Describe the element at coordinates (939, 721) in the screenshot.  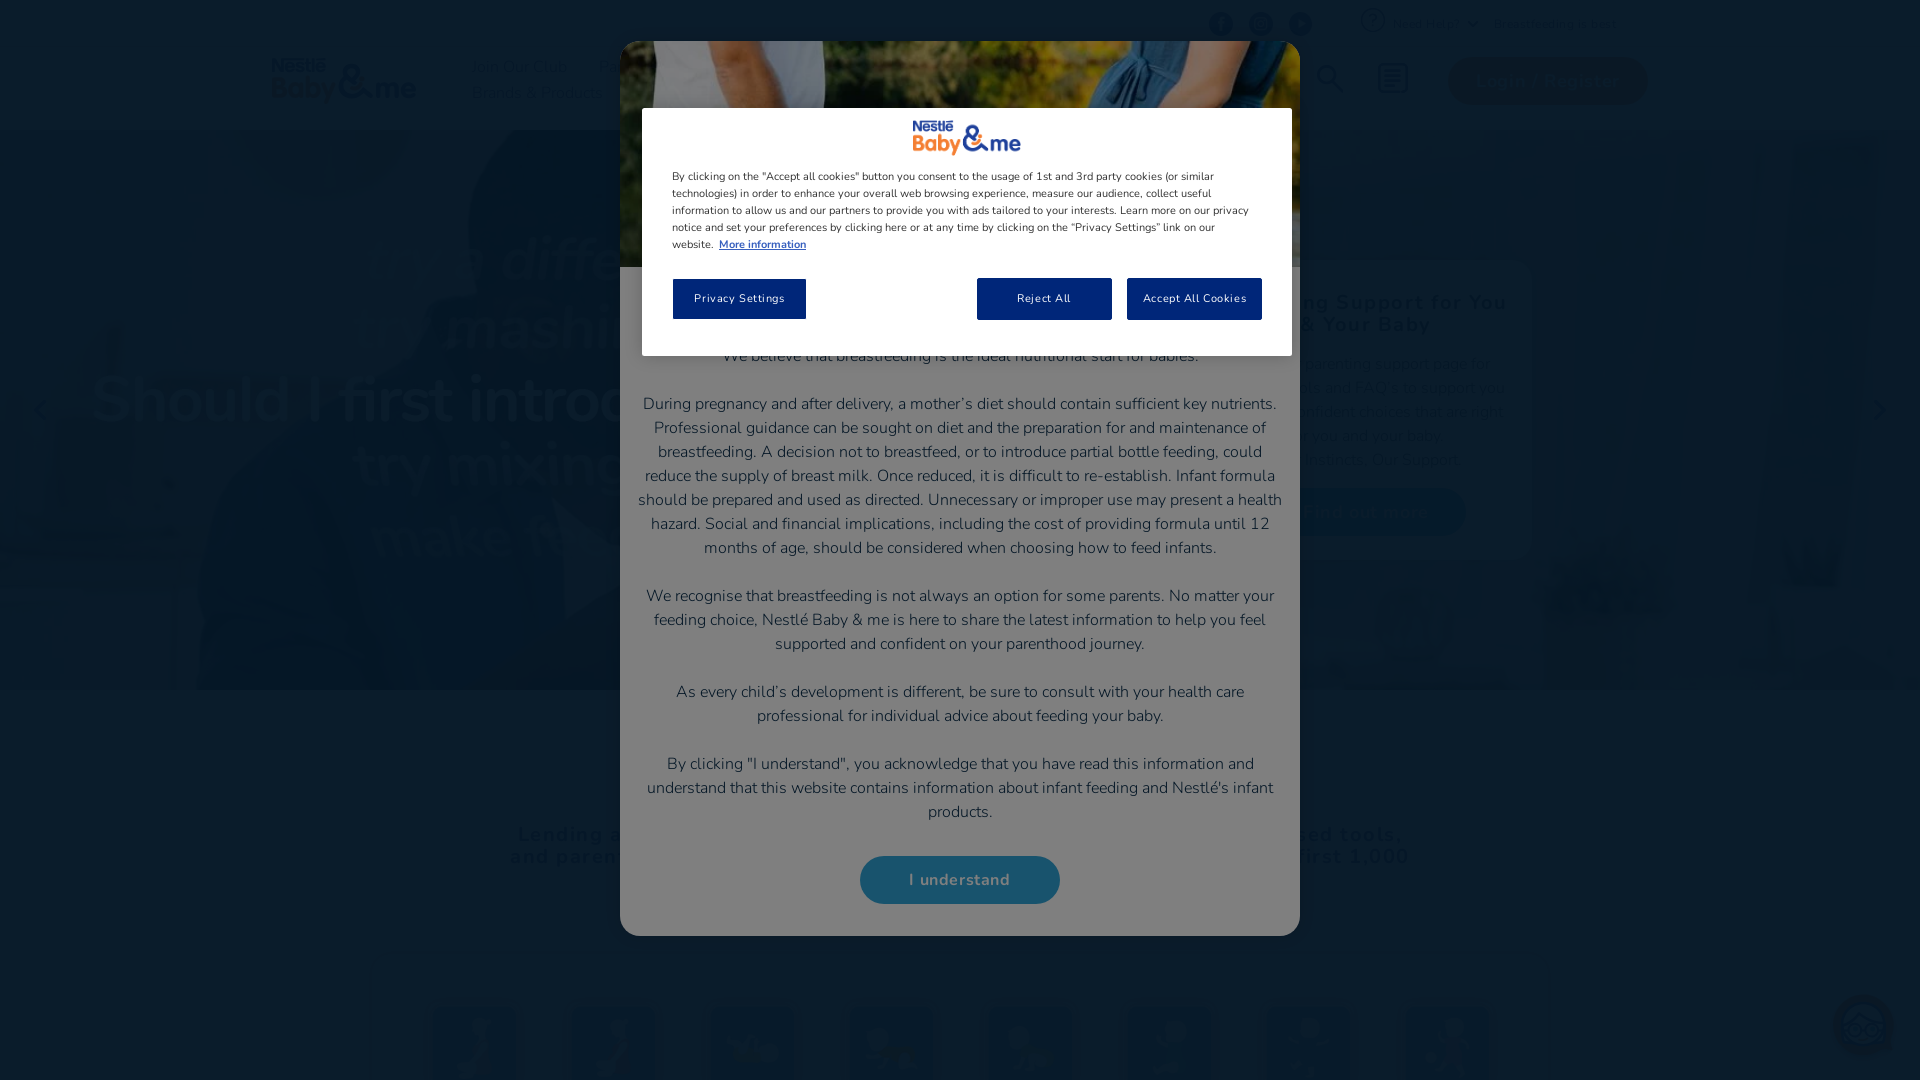
I see `'2'` at that location.